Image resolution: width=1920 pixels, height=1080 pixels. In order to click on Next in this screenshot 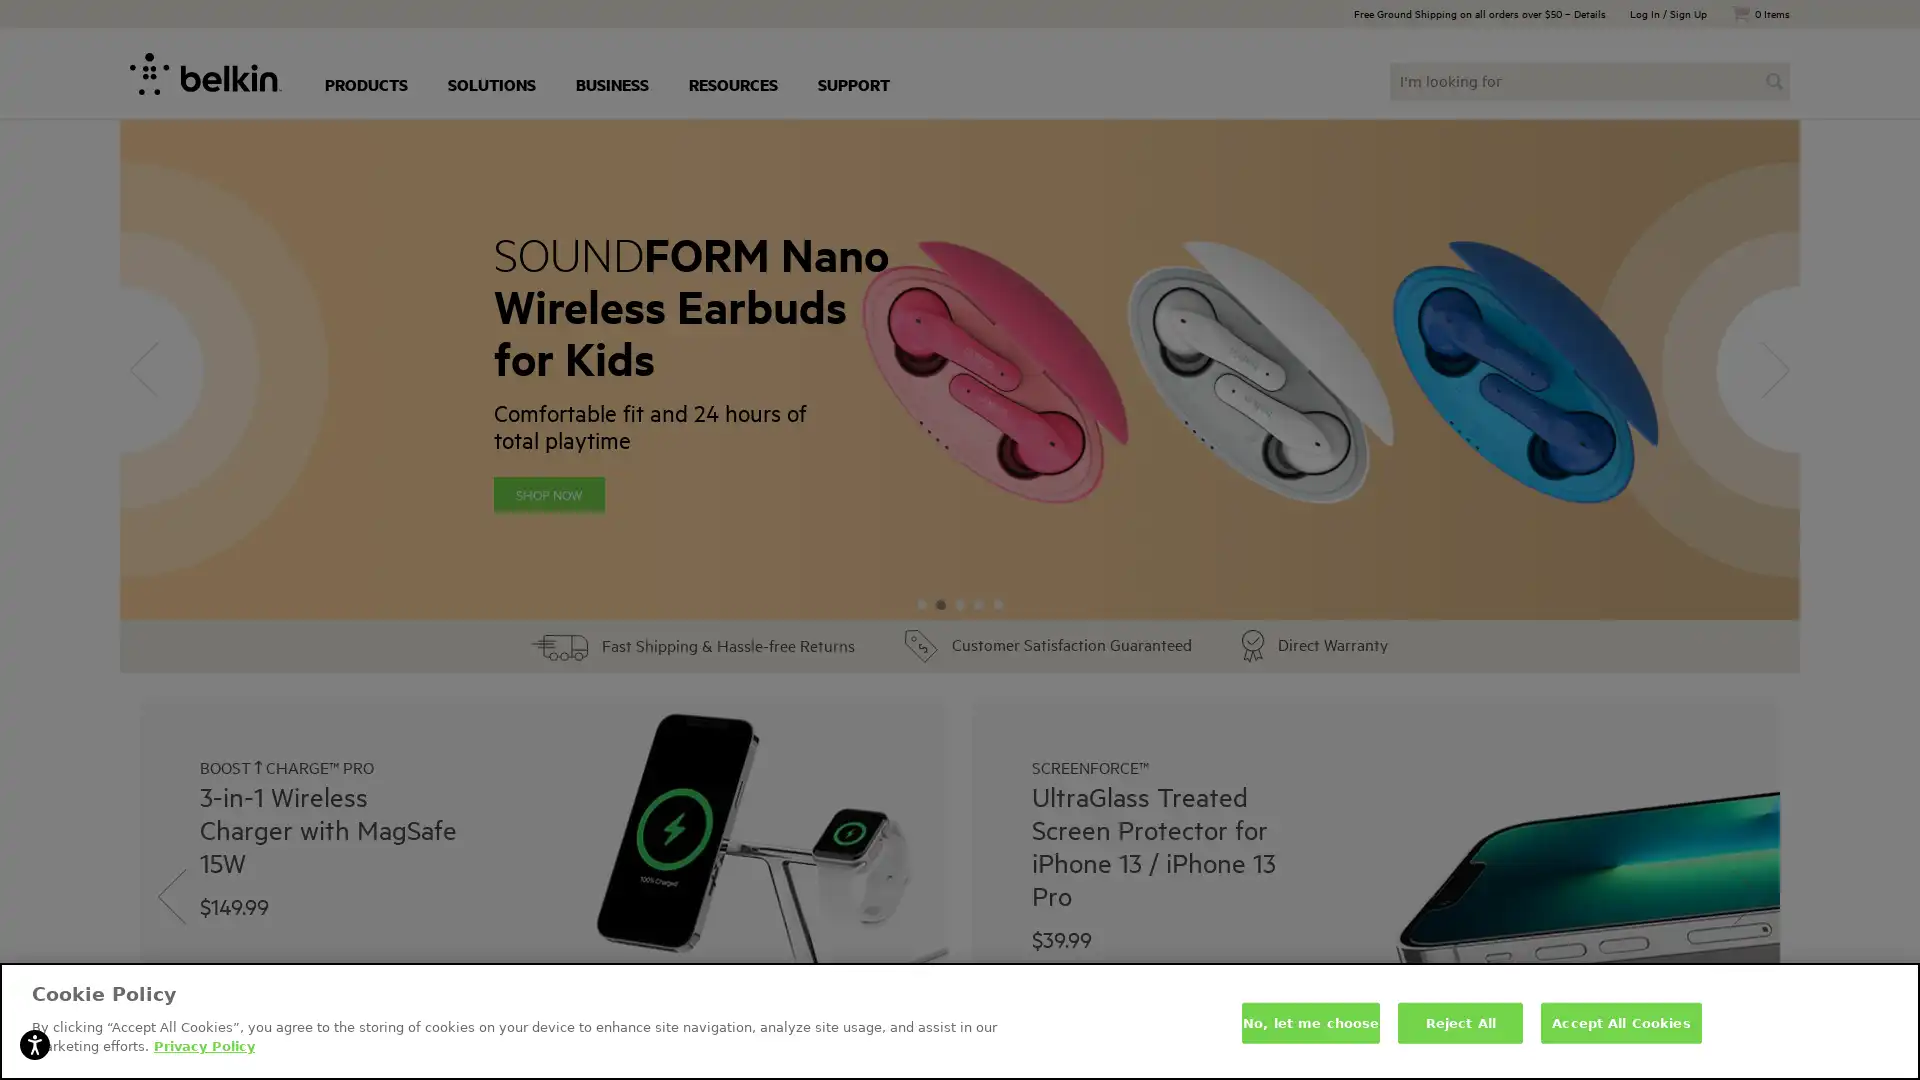, I will do `click(1746, 896)`.